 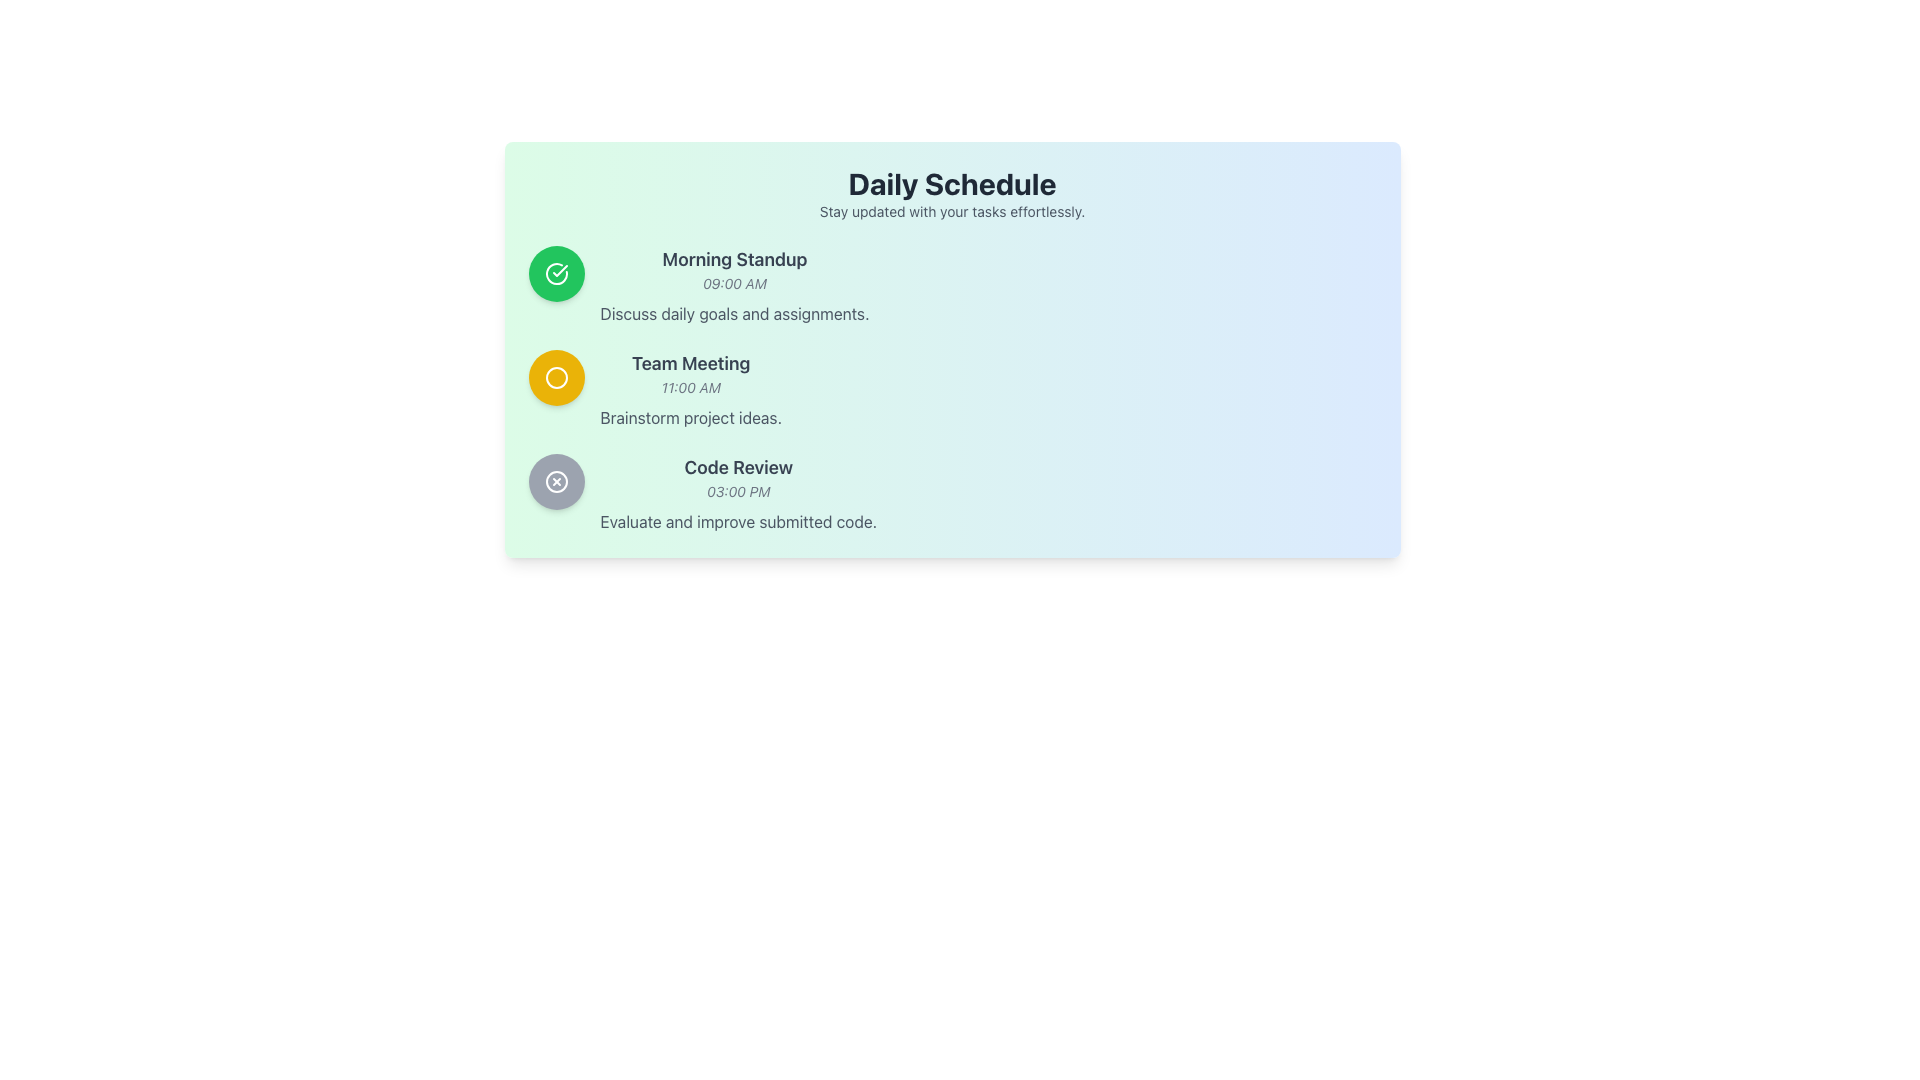 What do you see at coordinates (556, 273) in the screenshot?
I see `the button` at bounding box center [556, 273].